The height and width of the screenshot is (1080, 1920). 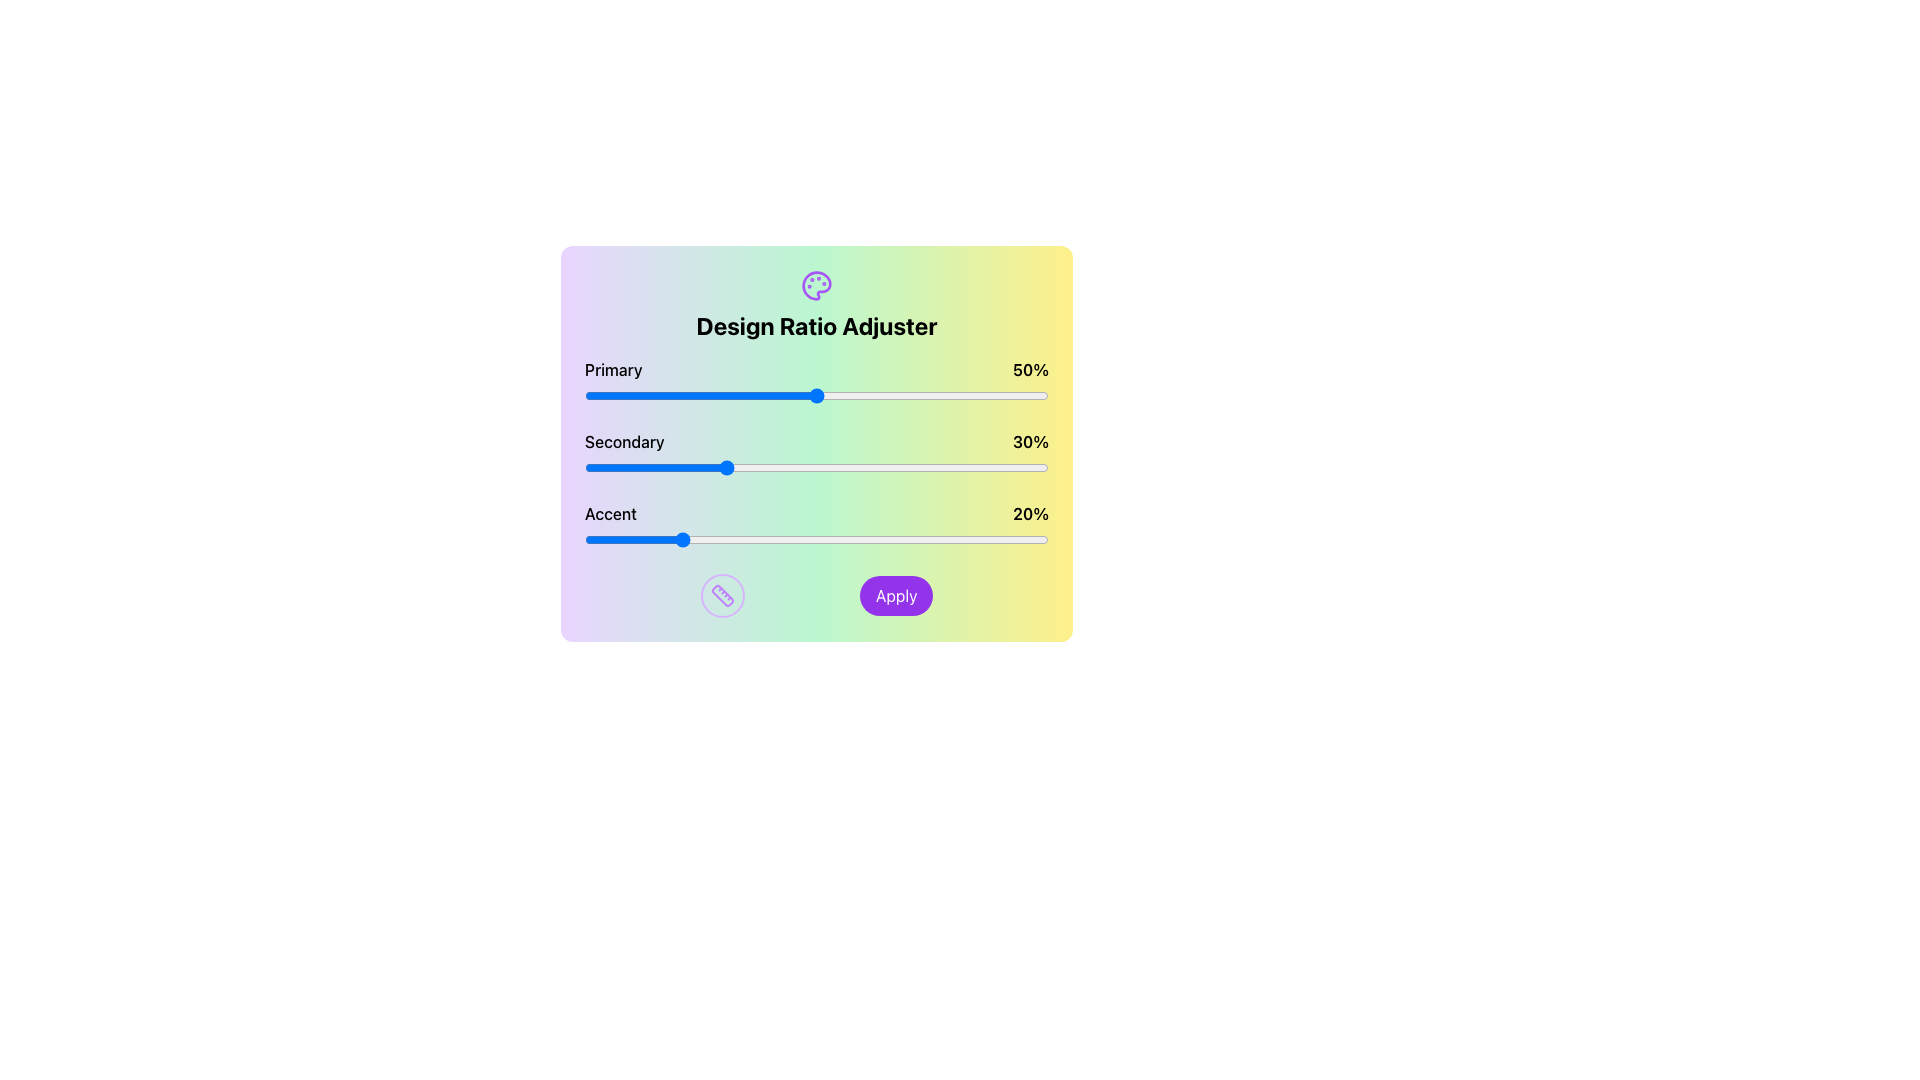 I want to click on the primary design ratio, so click(x=830, y=396).